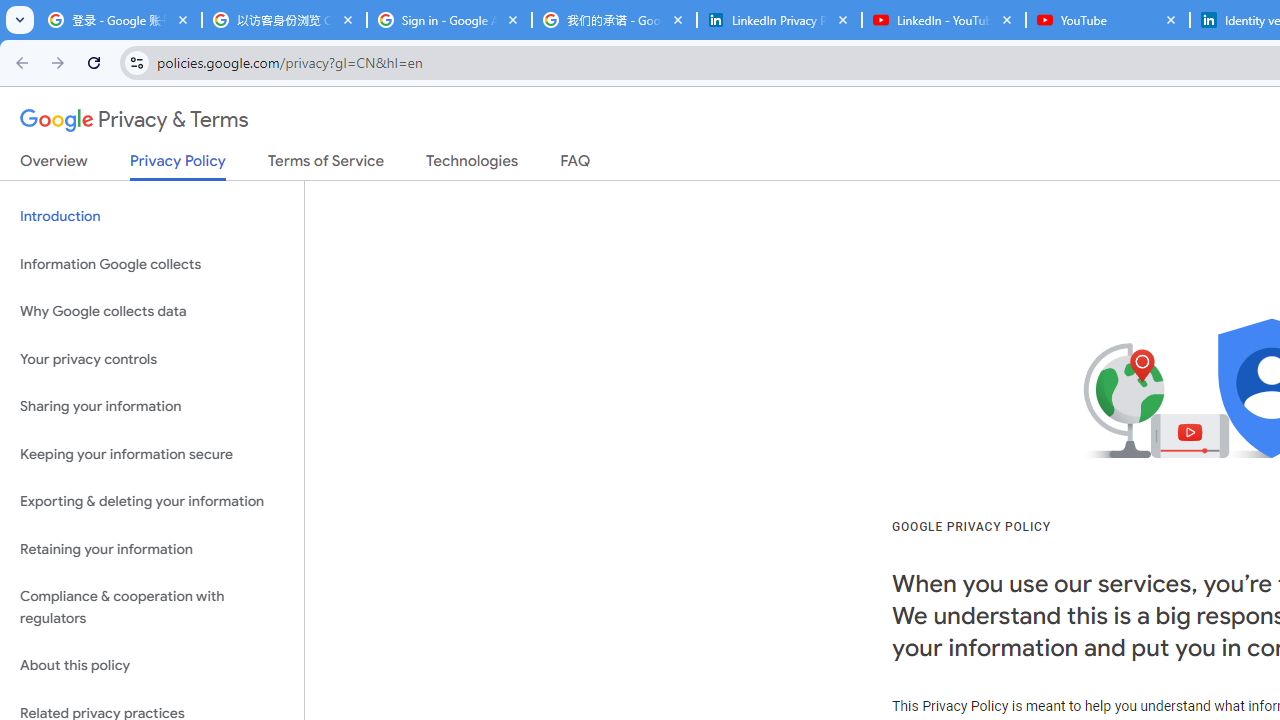 This screenshot has height=720, width=1280. I want to click on 'LinkedIn Privacy Policy', so click(778, 20).